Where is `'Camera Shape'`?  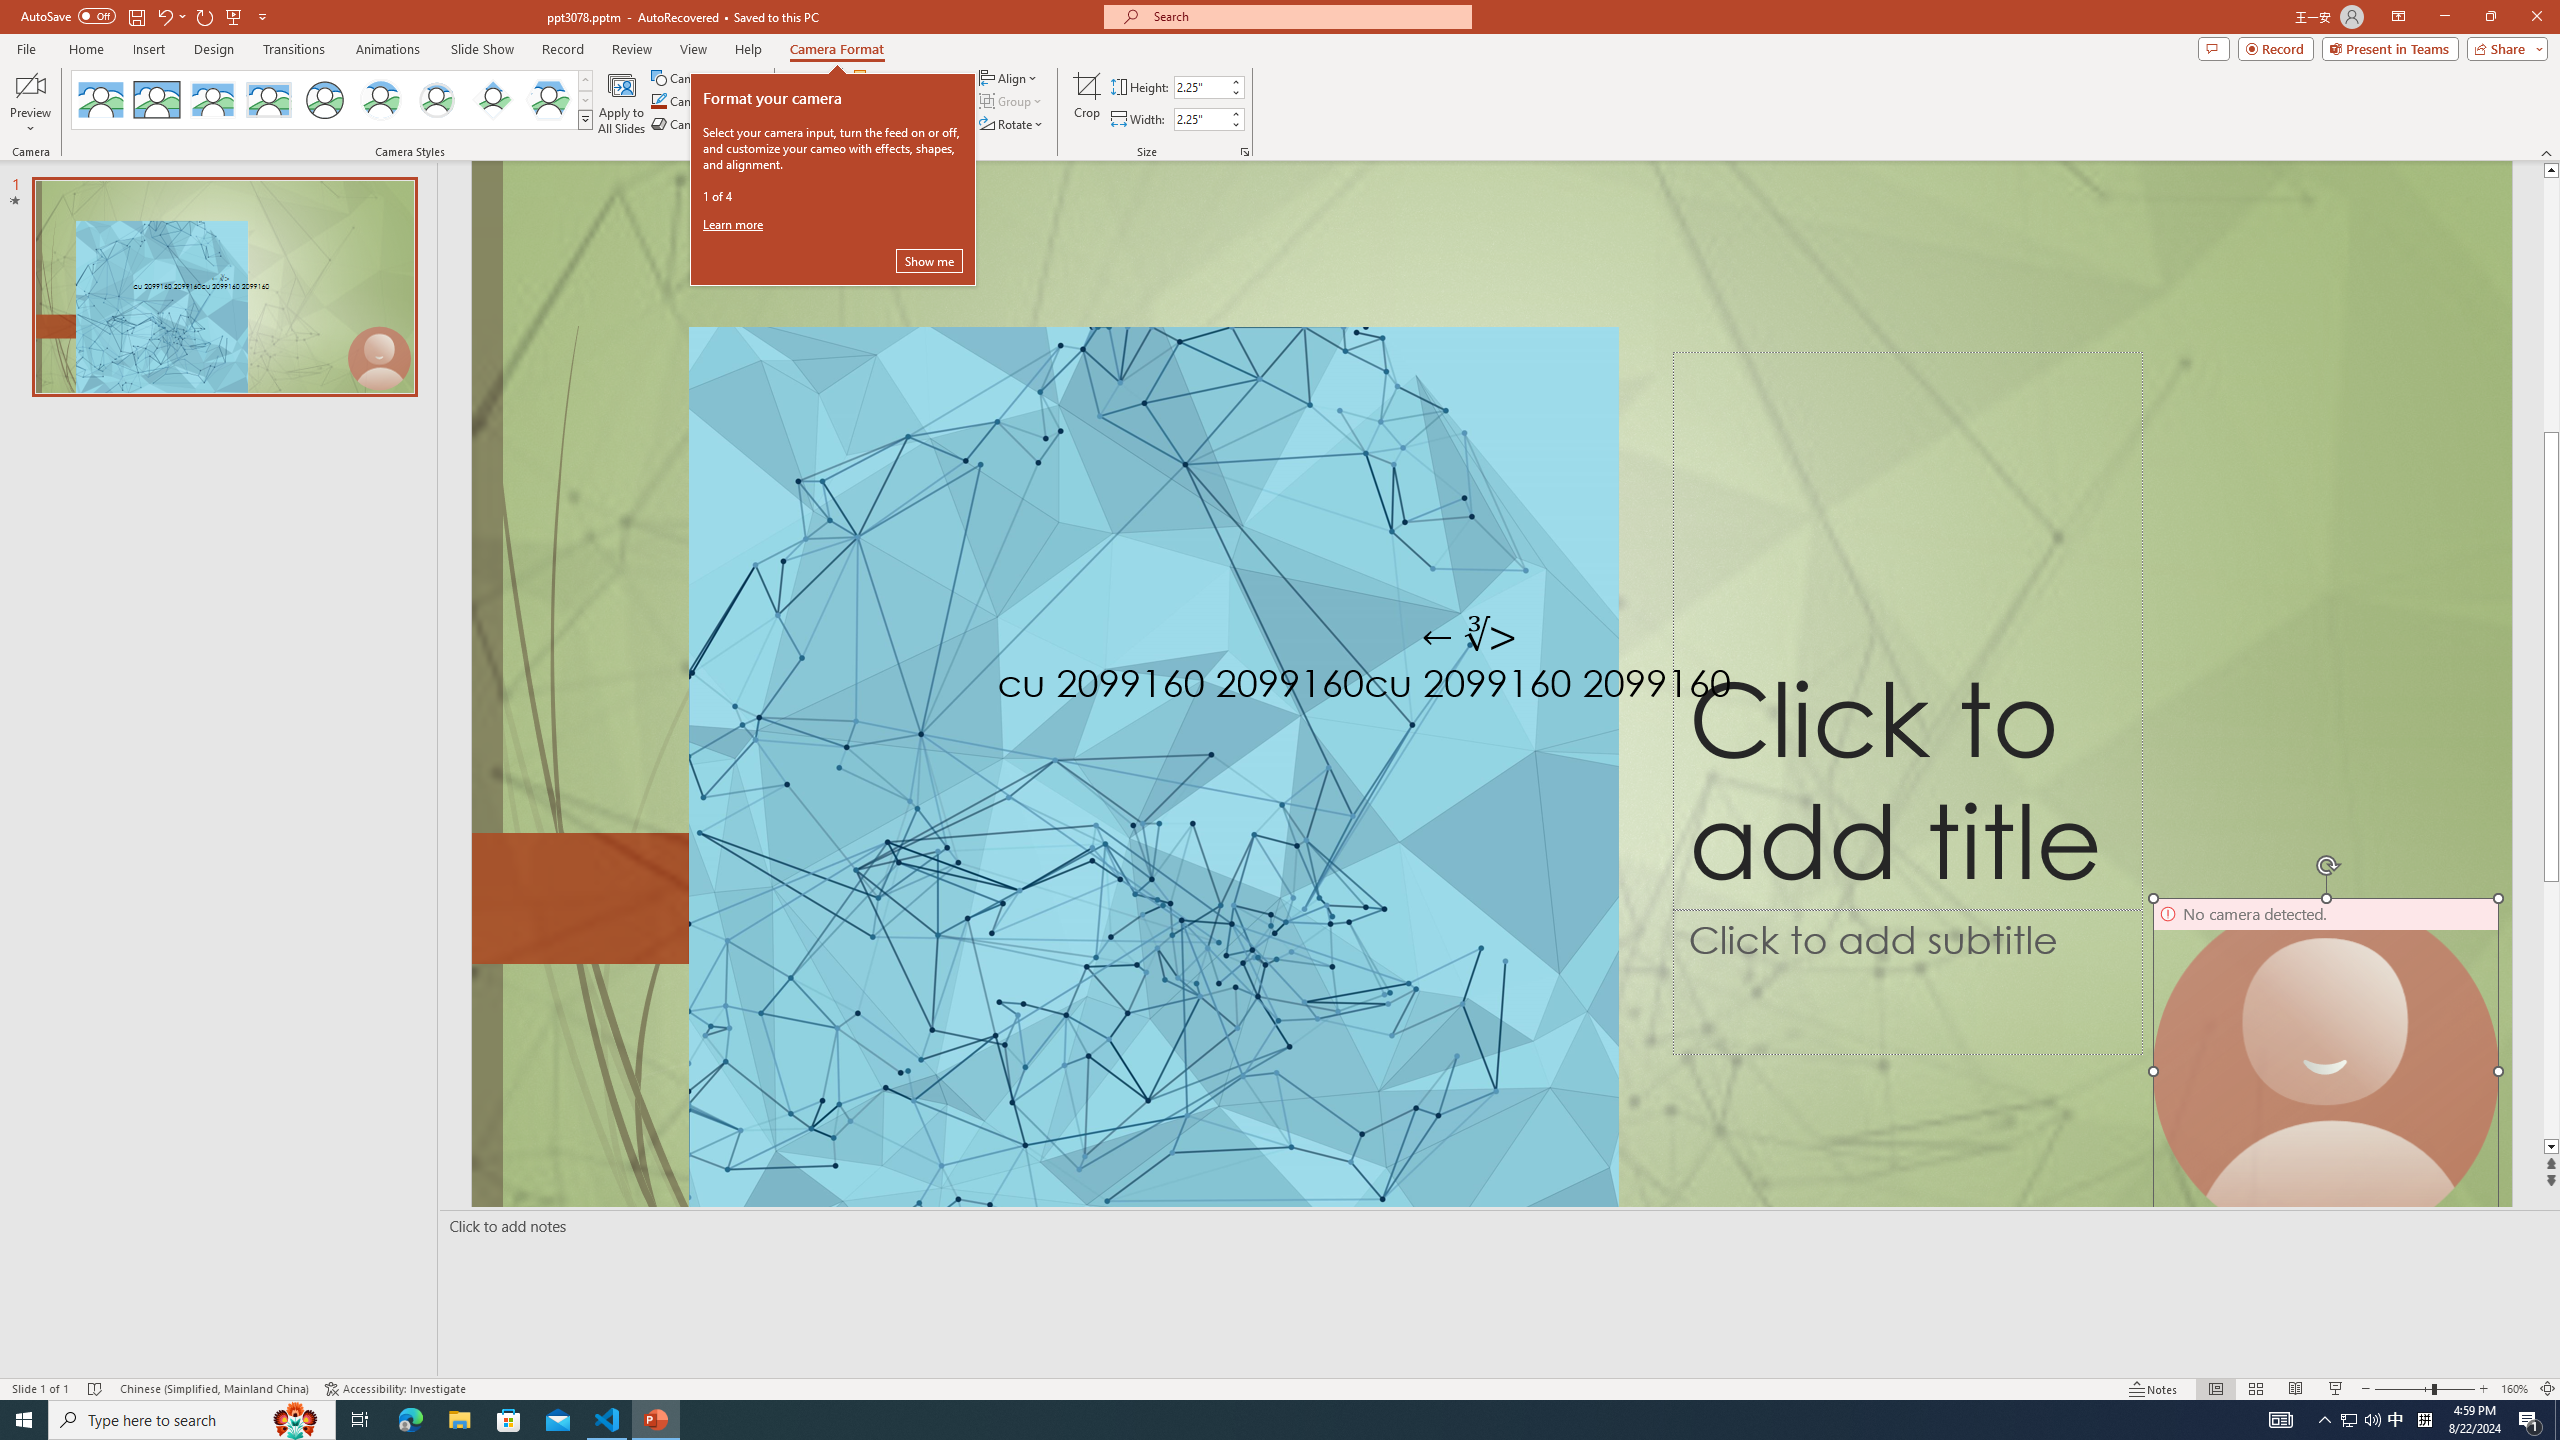
'Camera Shape' is located at coordinates (705, 77).